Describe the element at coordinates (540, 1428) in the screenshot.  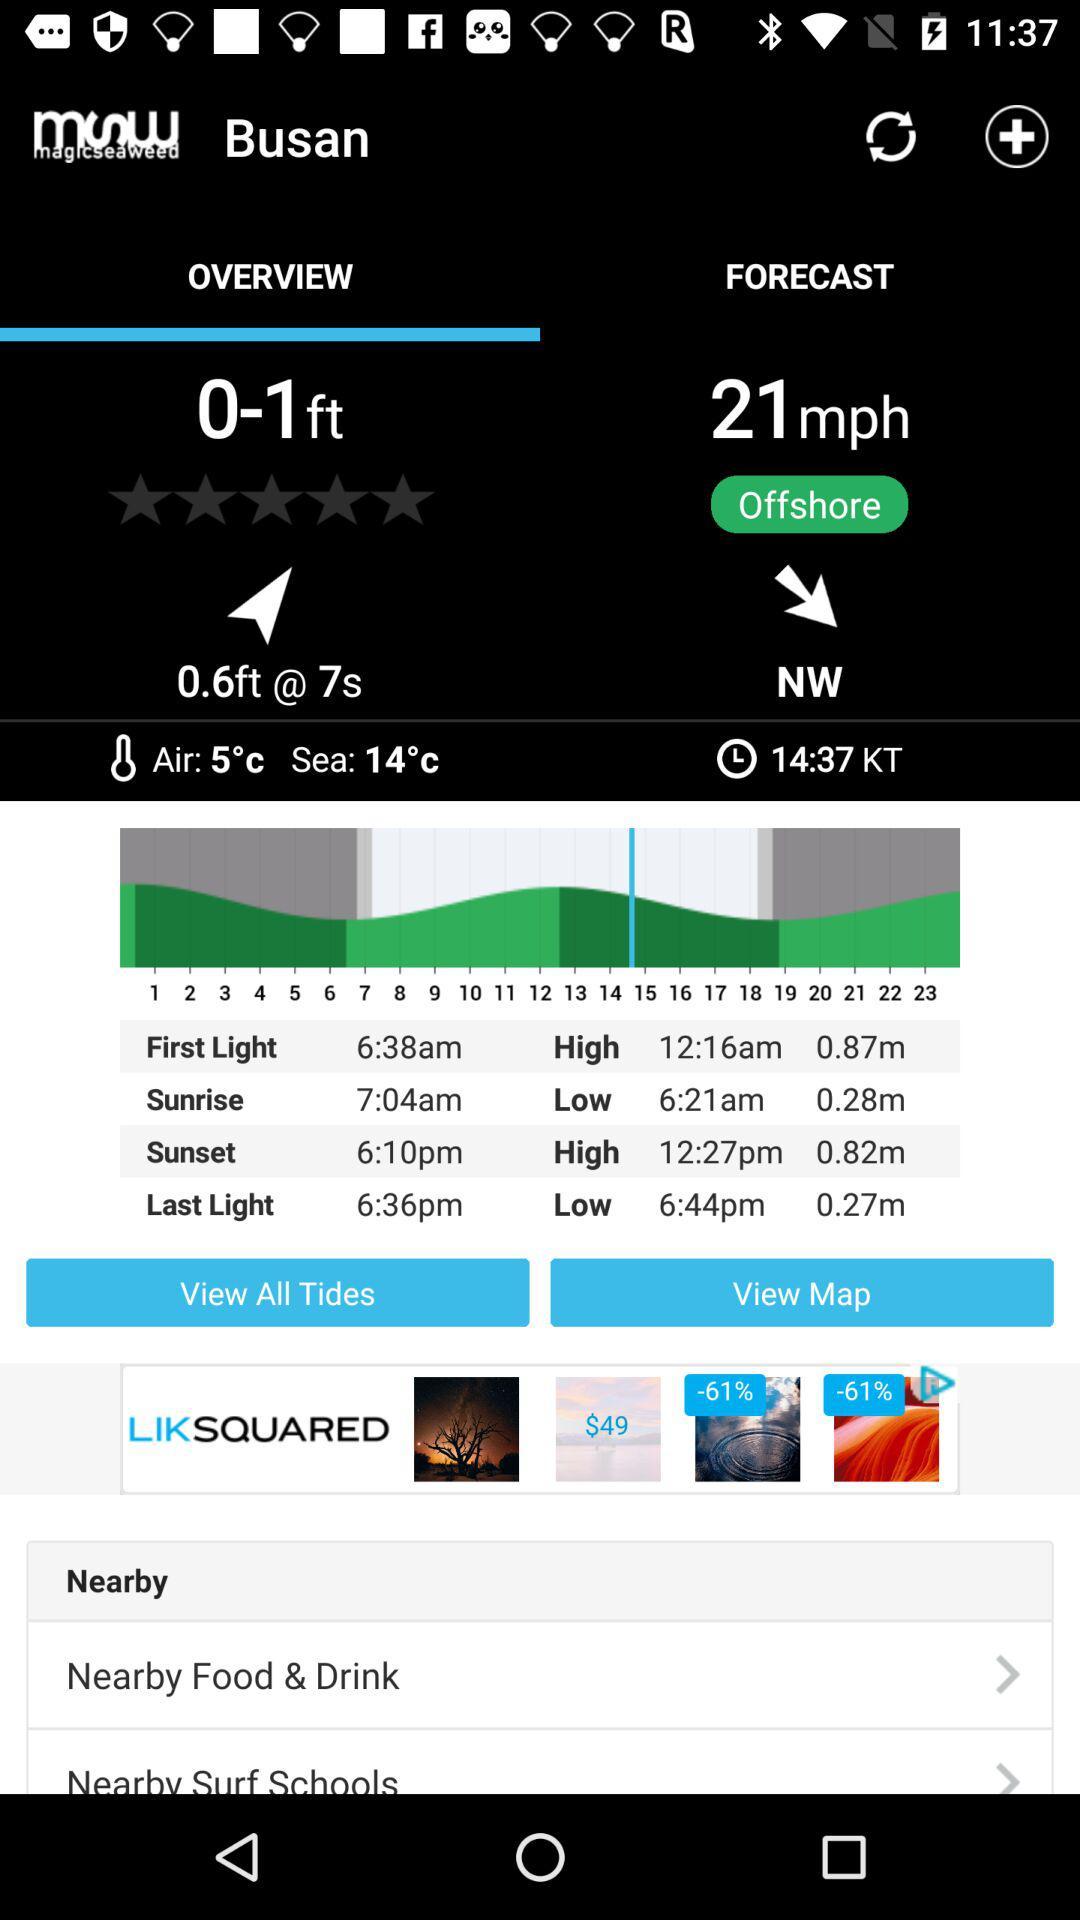
I see `the item below view all tides` at that location.